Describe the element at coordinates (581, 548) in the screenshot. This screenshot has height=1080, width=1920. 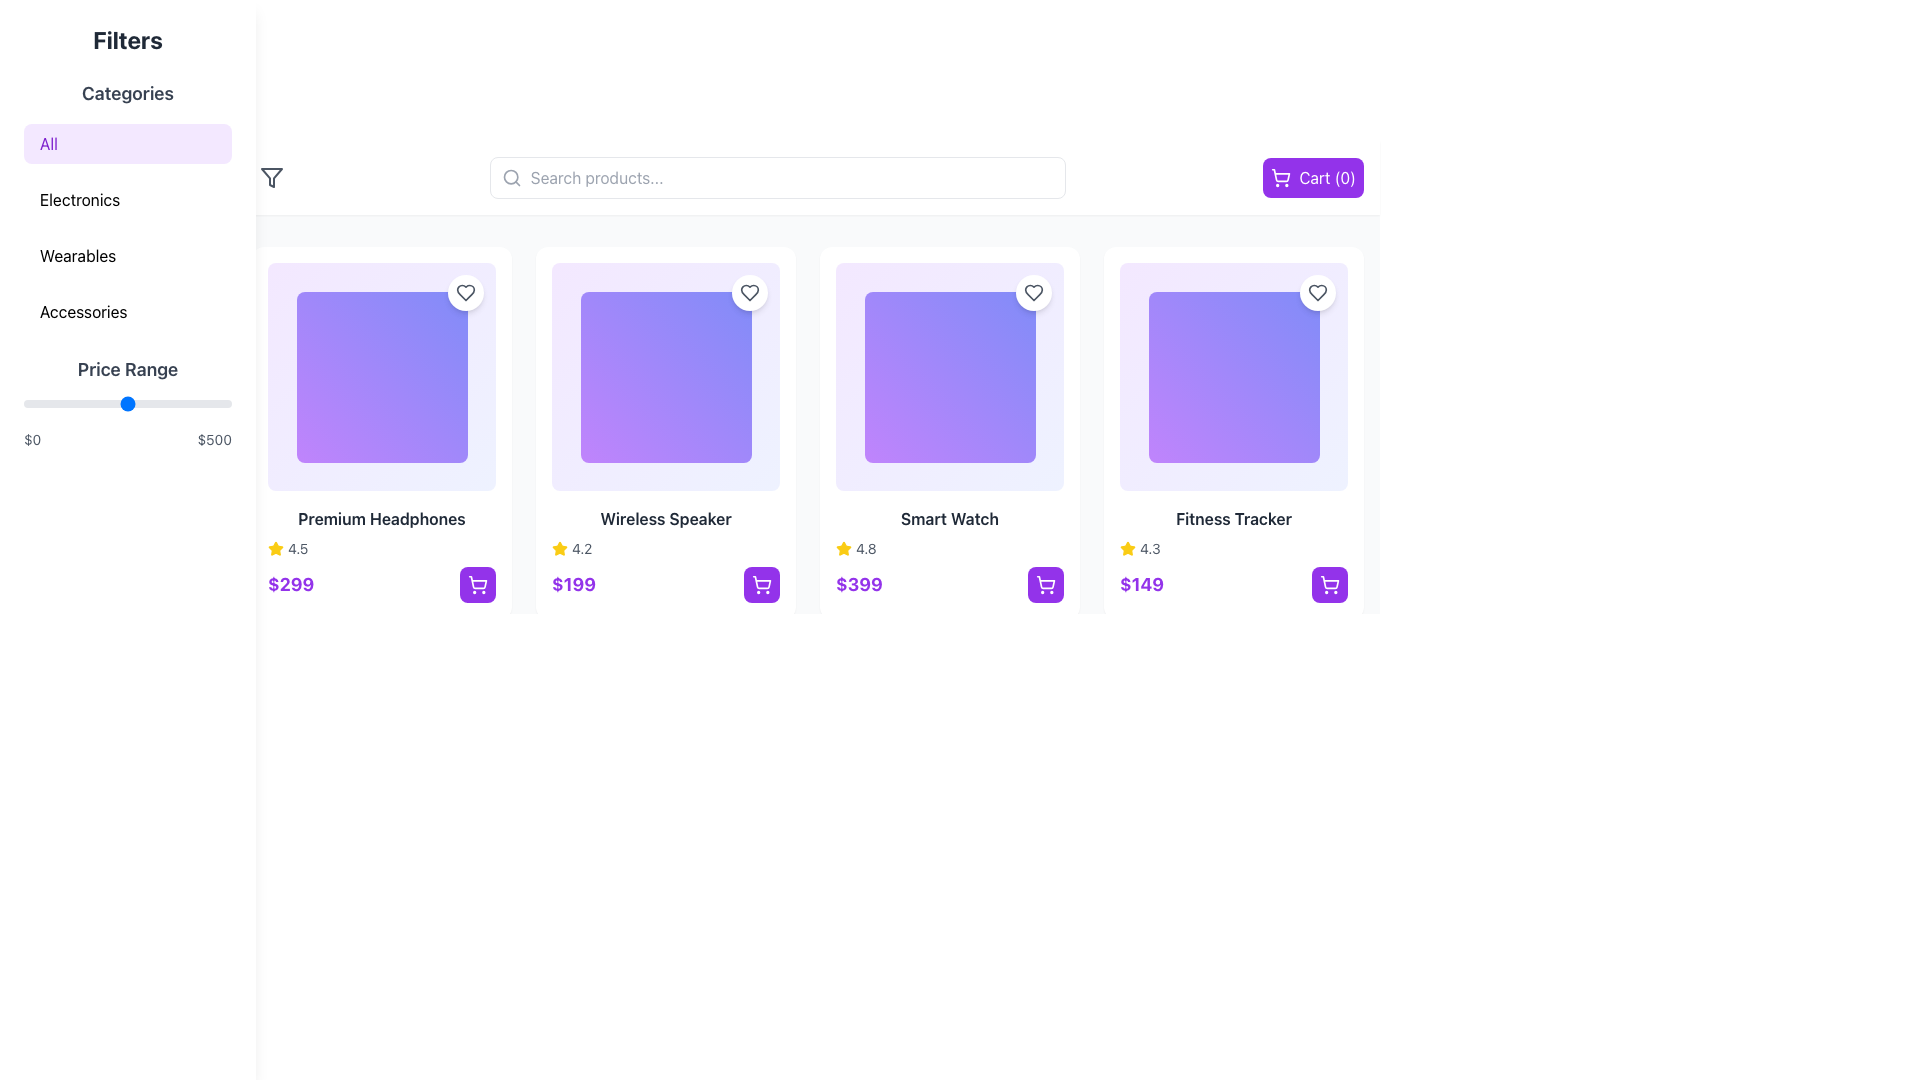
I see `value displayed in the text '4.2', which is positioned below the product image and above the price for the product 'Wireless Speaker'` at that location.